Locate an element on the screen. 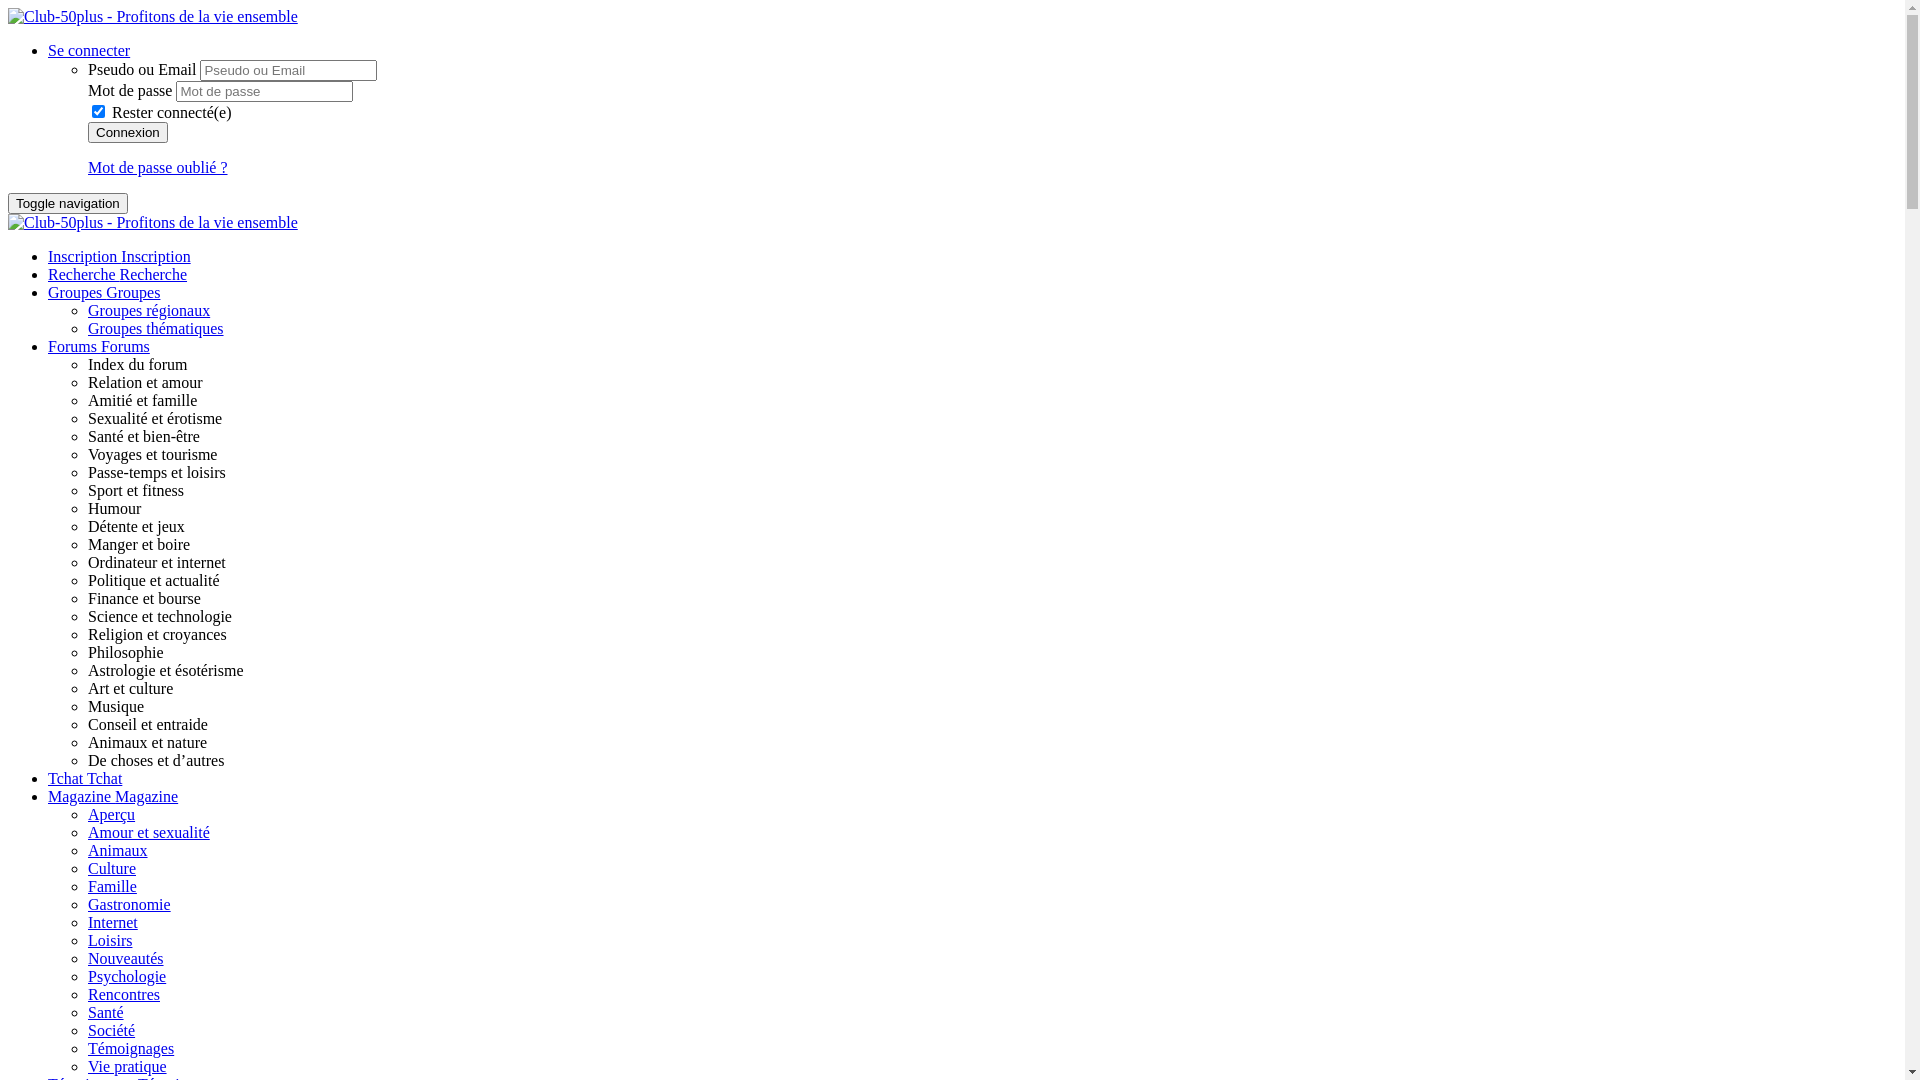 This screenshot has width=1920, height=1080. 'Voyages et tourisme' is located at coordinates (151, 454).